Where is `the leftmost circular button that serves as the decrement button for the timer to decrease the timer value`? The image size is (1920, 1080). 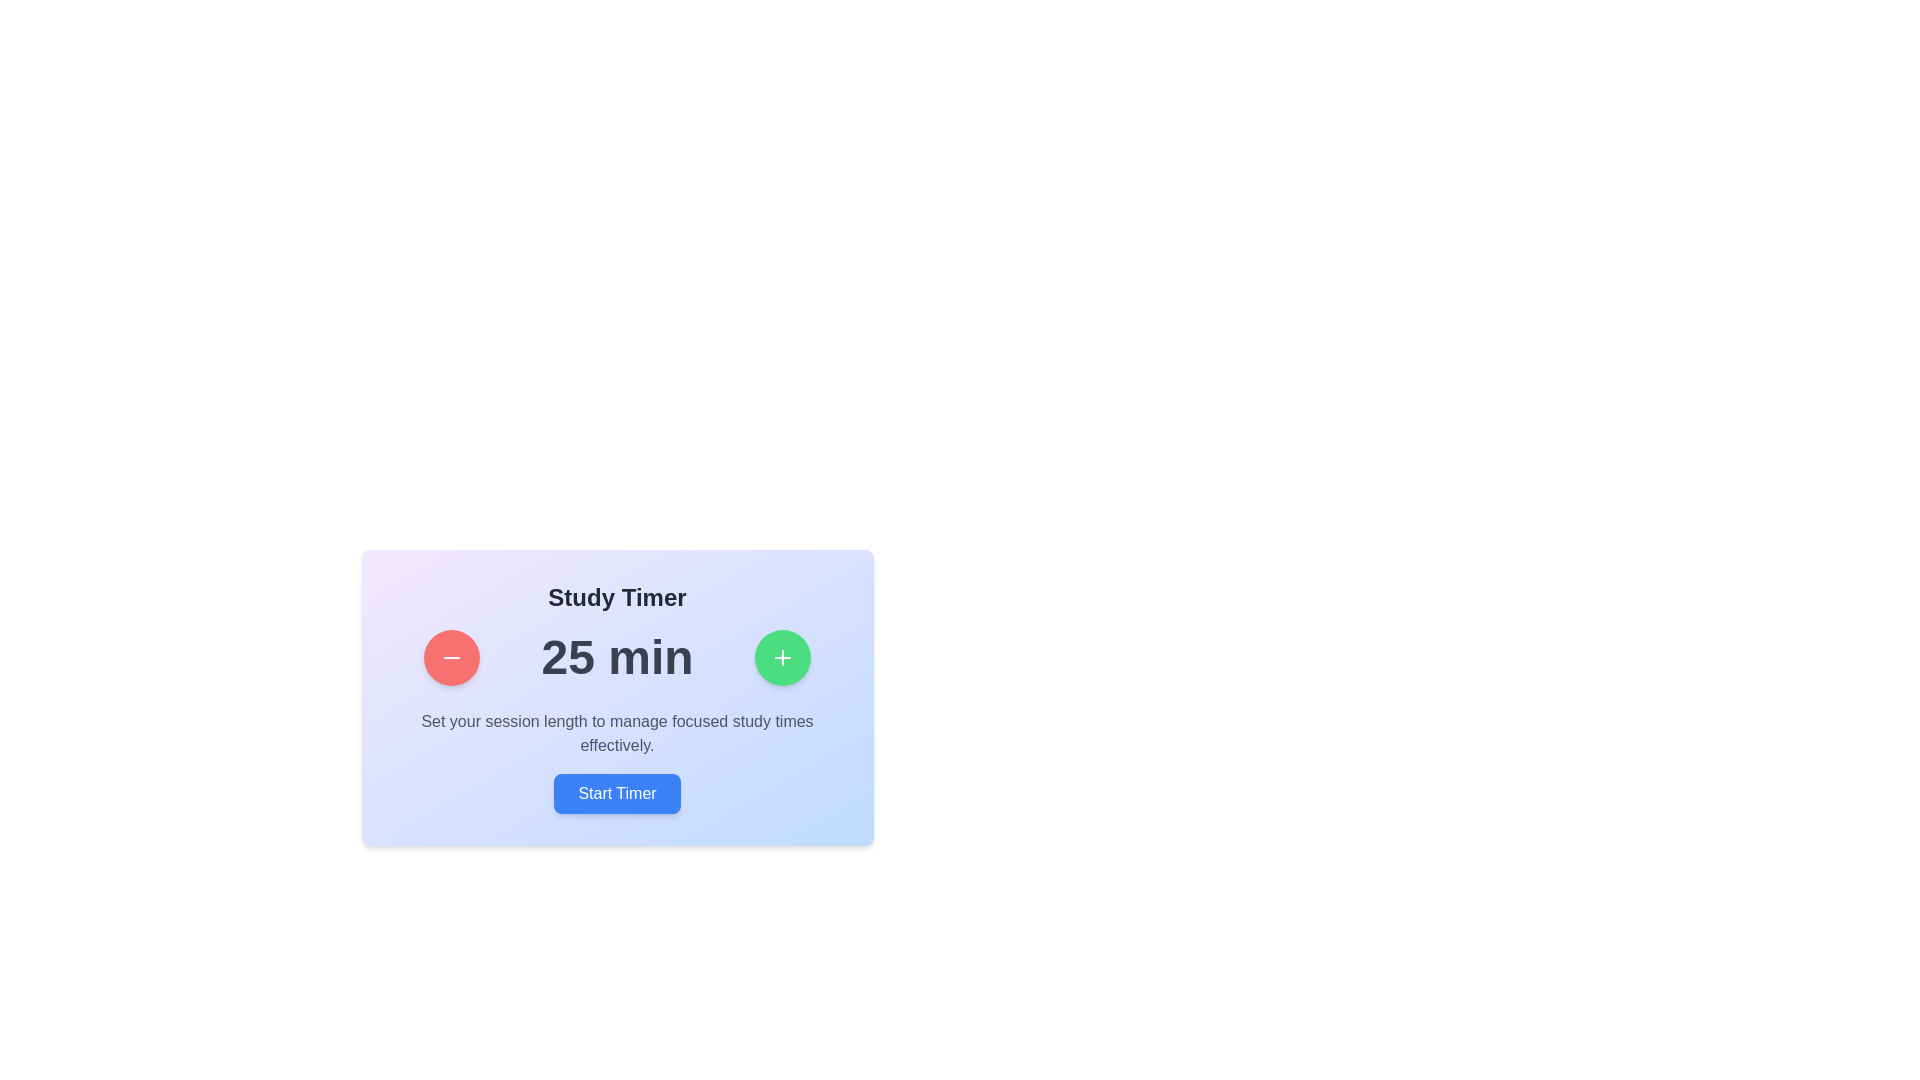
the leftmost circular button that serves as the decrement button for the timer to decrease the timer value is located at coordinates (451, 658).